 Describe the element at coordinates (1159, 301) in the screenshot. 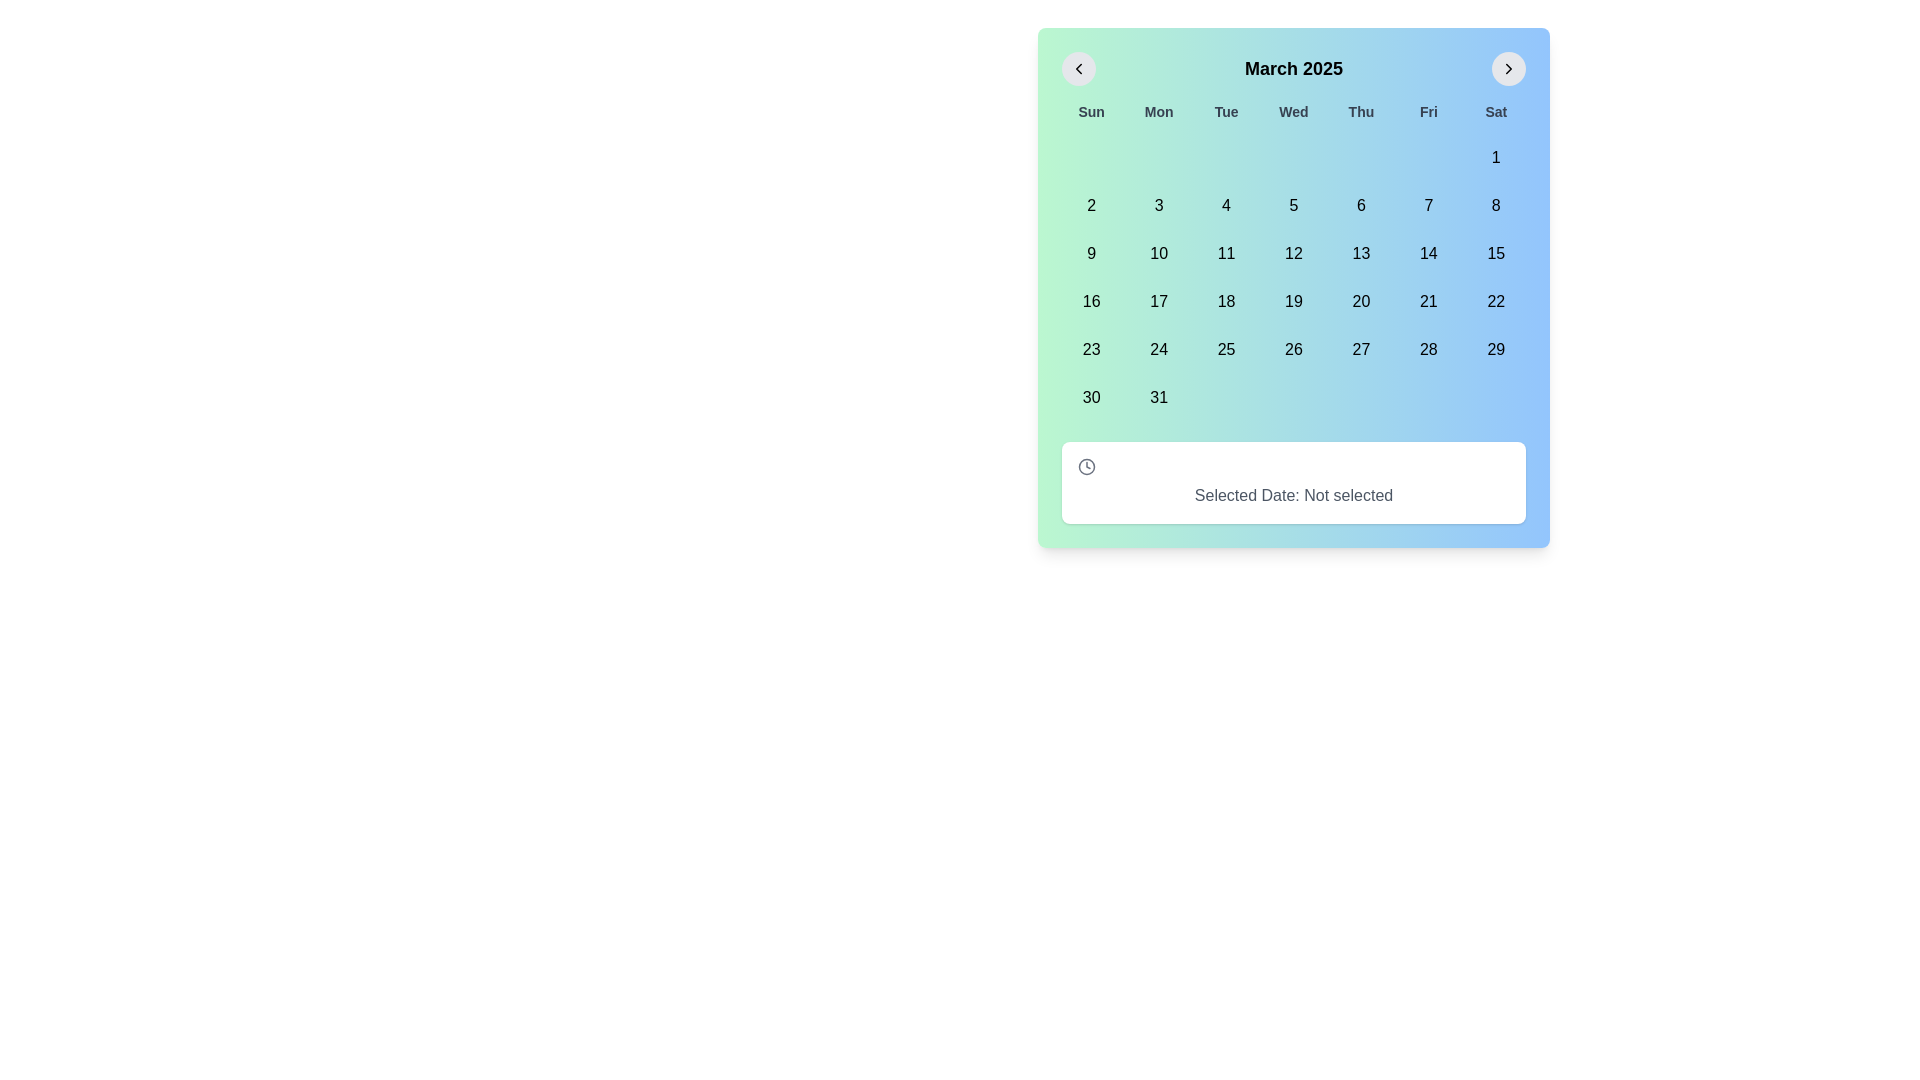

I see `the button displaying the number '17' in bold text on the calendar grid layout beneath the header 'March 2025'` at that location.